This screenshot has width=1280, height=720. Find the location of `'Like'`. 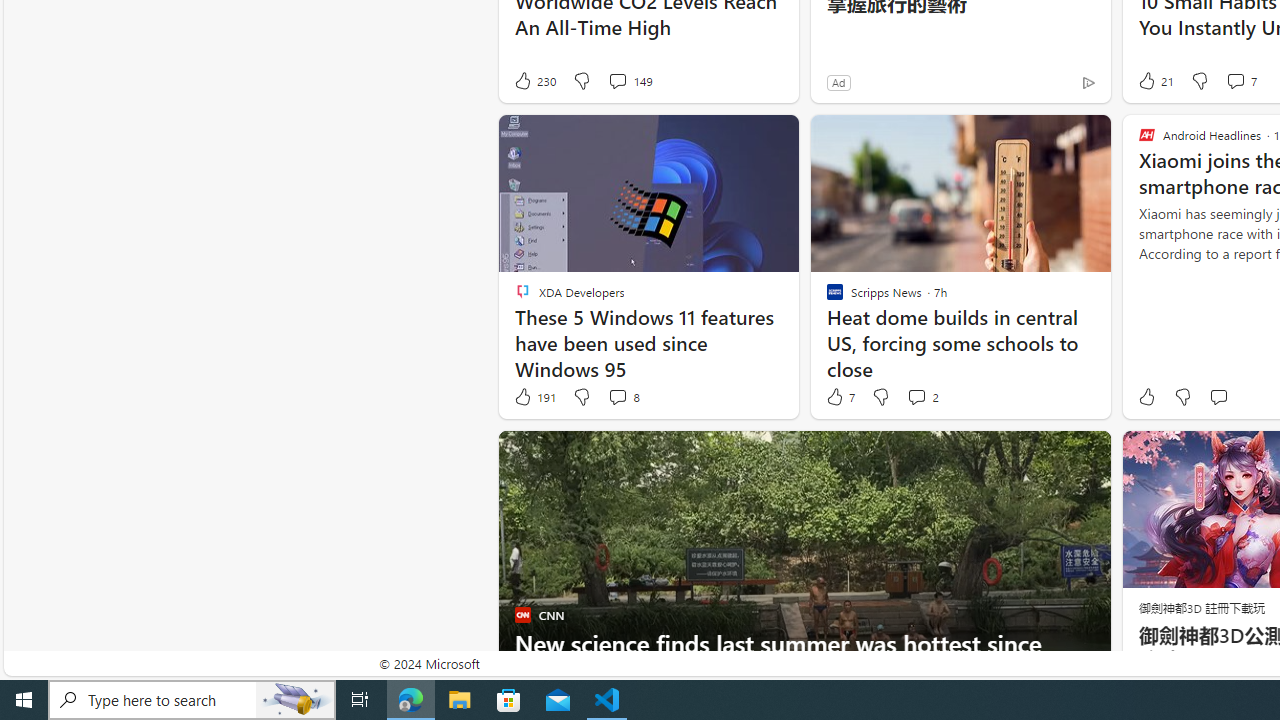

'Like' is located at coordinates (1146, 397).